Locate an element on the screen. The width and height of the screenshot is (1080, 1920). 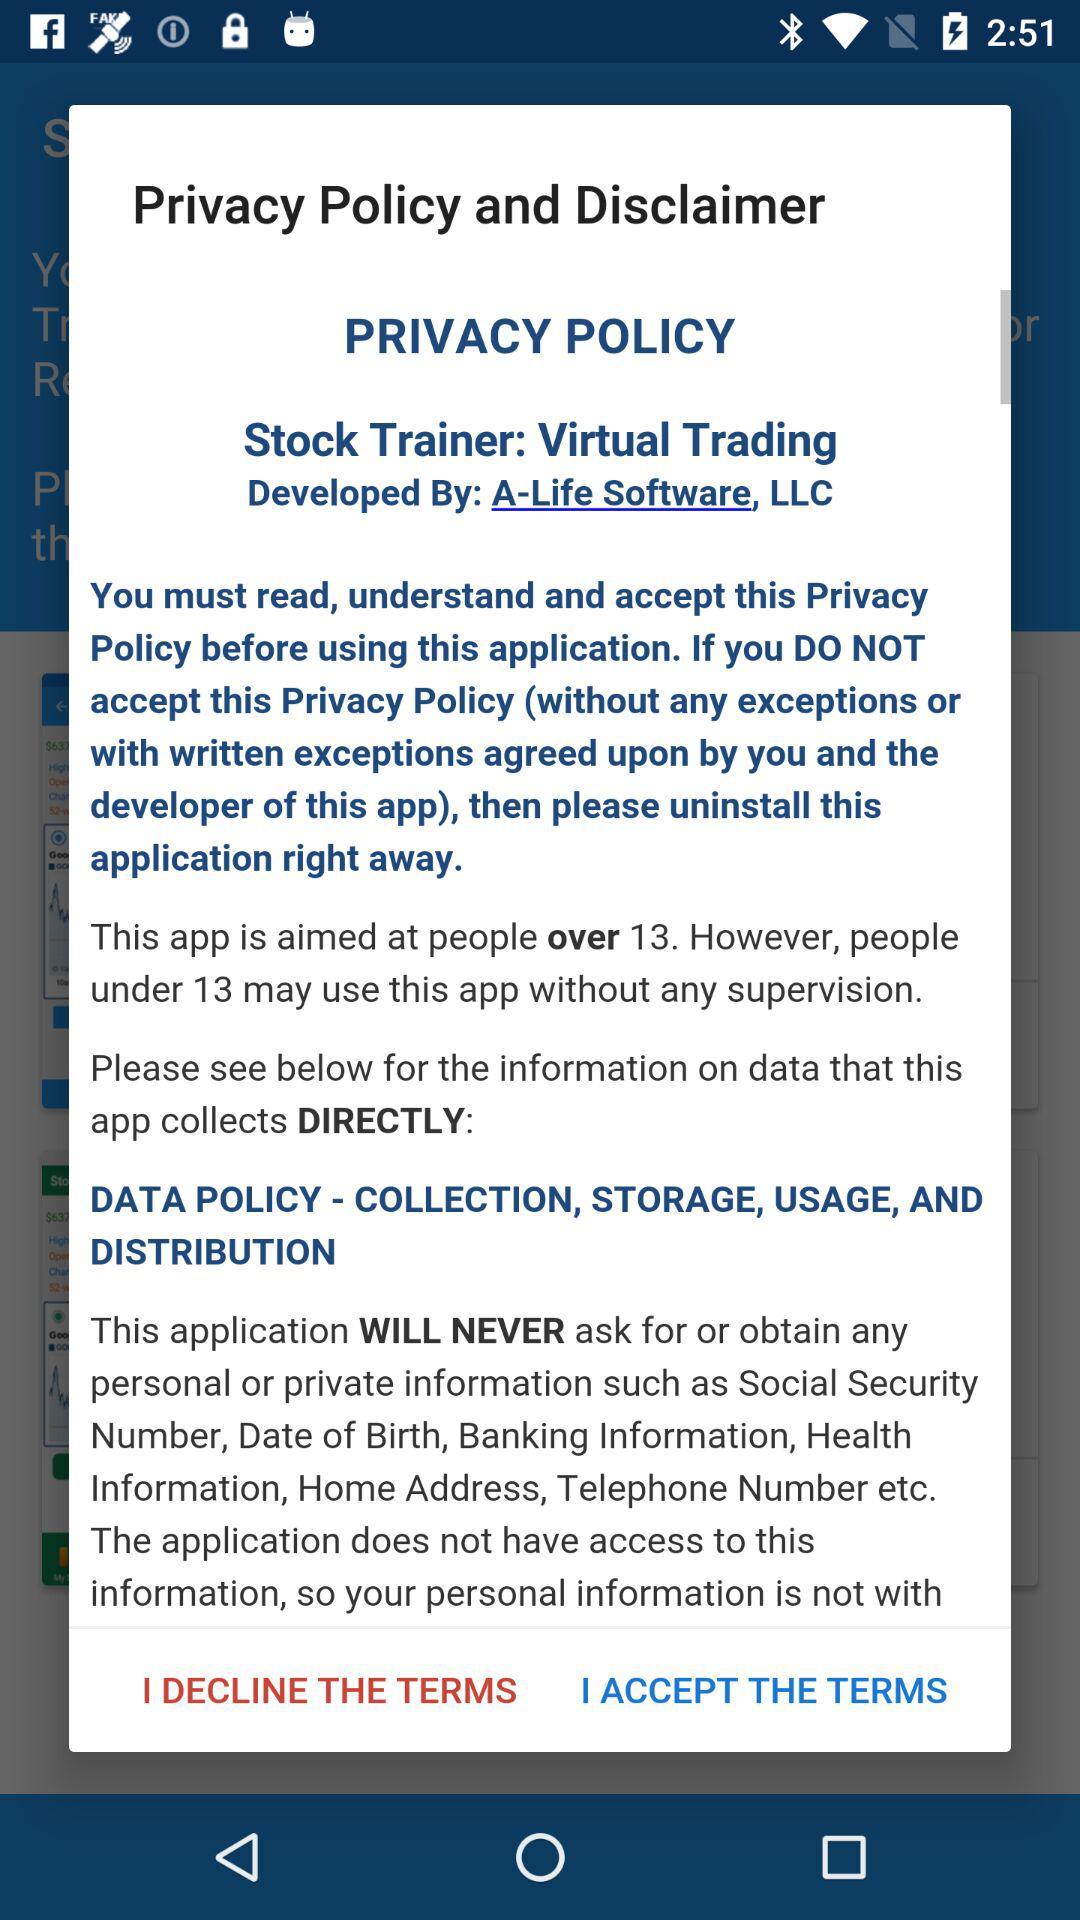
the add is located at coordinates (540, 957).